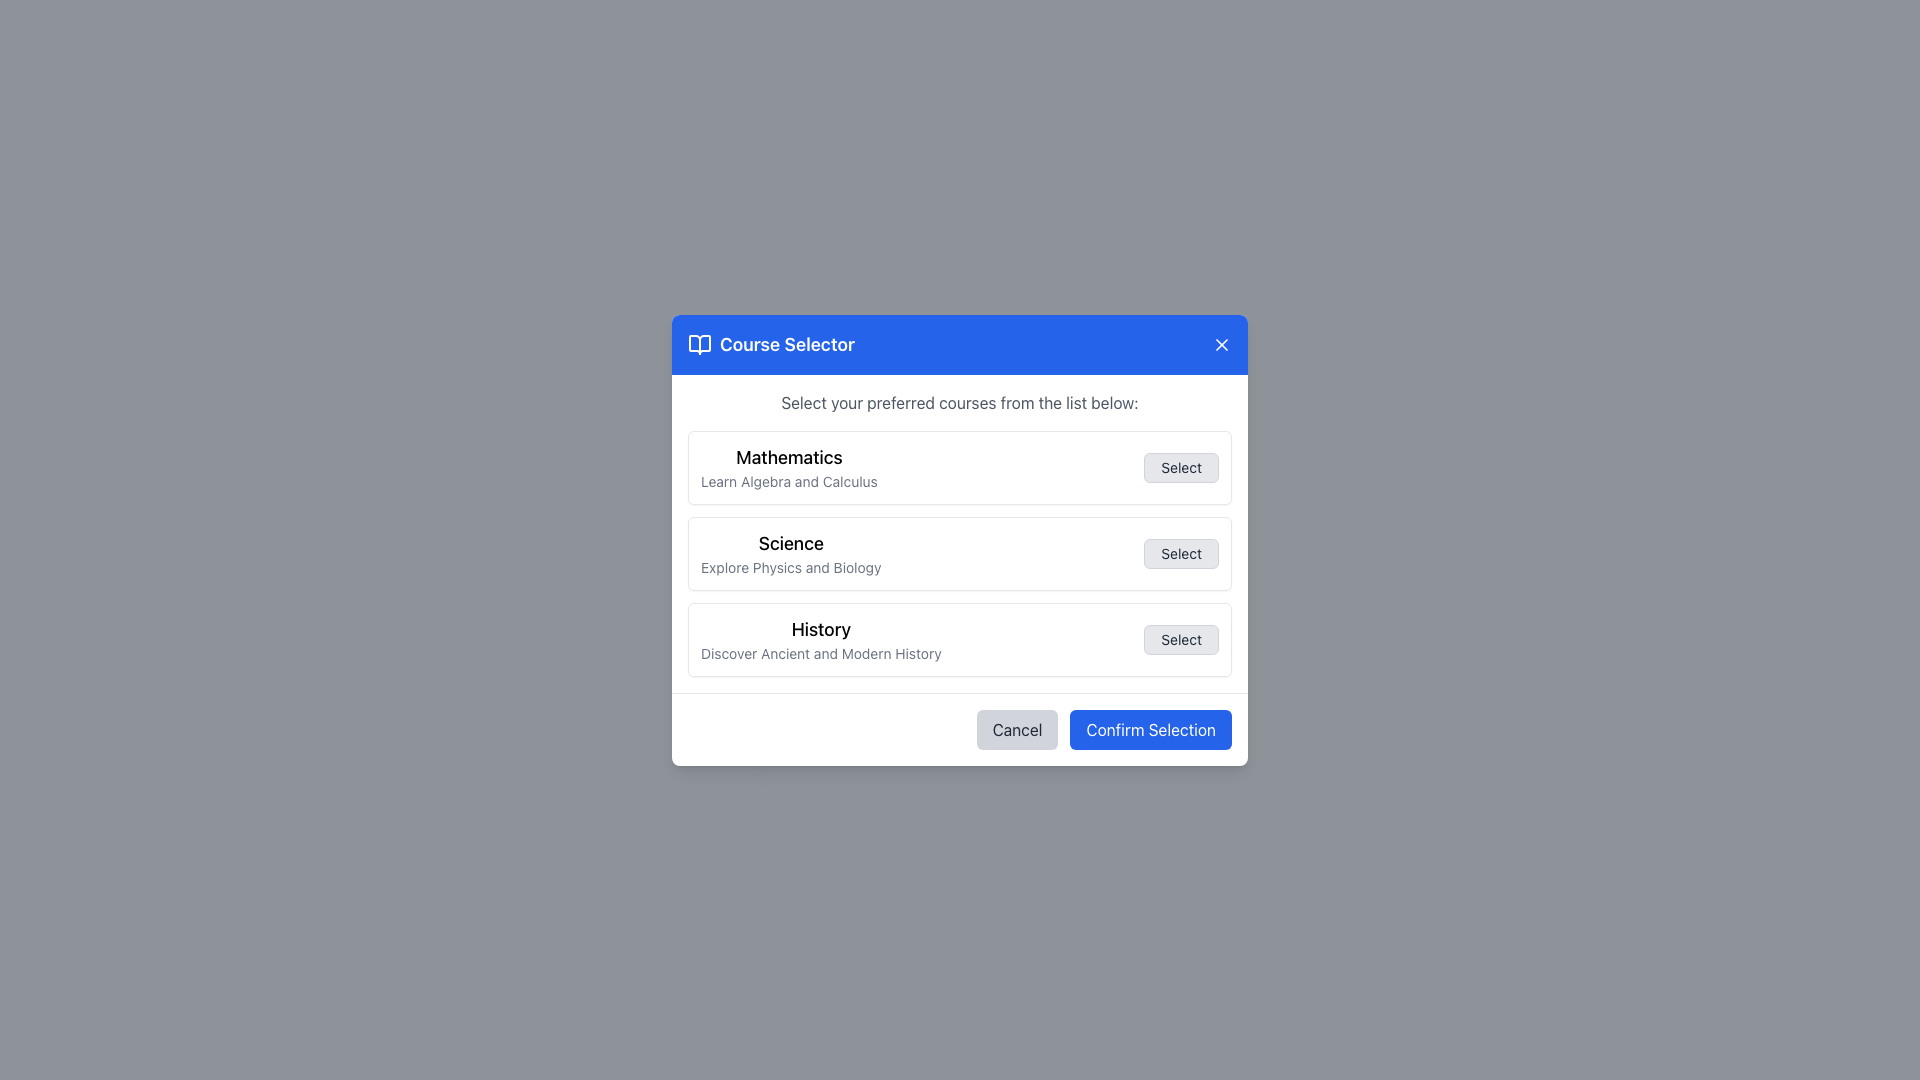 The width and height of the screenshot is (1920, 1080). What do you see at coordinates (1181, 639) in the screenshot?
I see `the 'Select' button, which is a rectangular button with rounded corners, light grey background, and black centered text, located at the far right of the course information for 'History'` at bounding box center [1181, 639].